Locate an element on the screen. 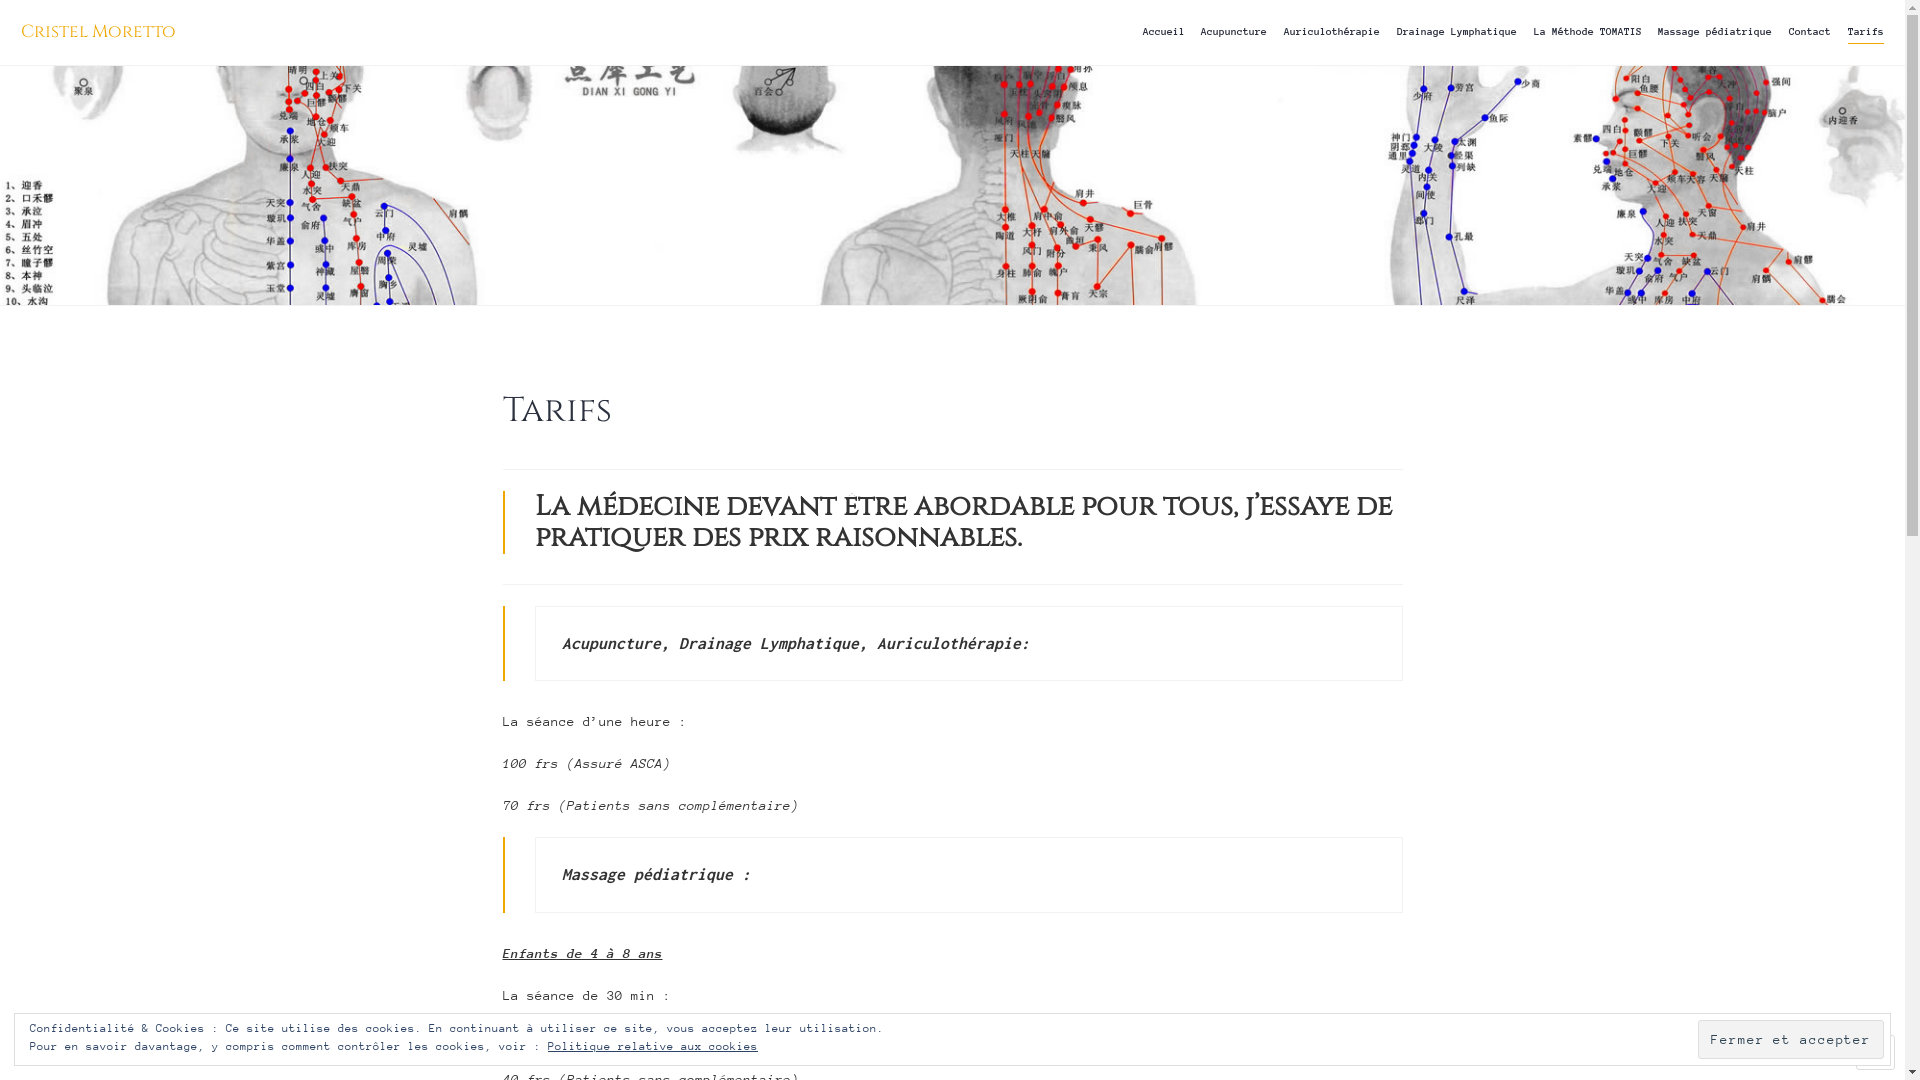  'Tarifs' is located at coordinates (1865, 32).